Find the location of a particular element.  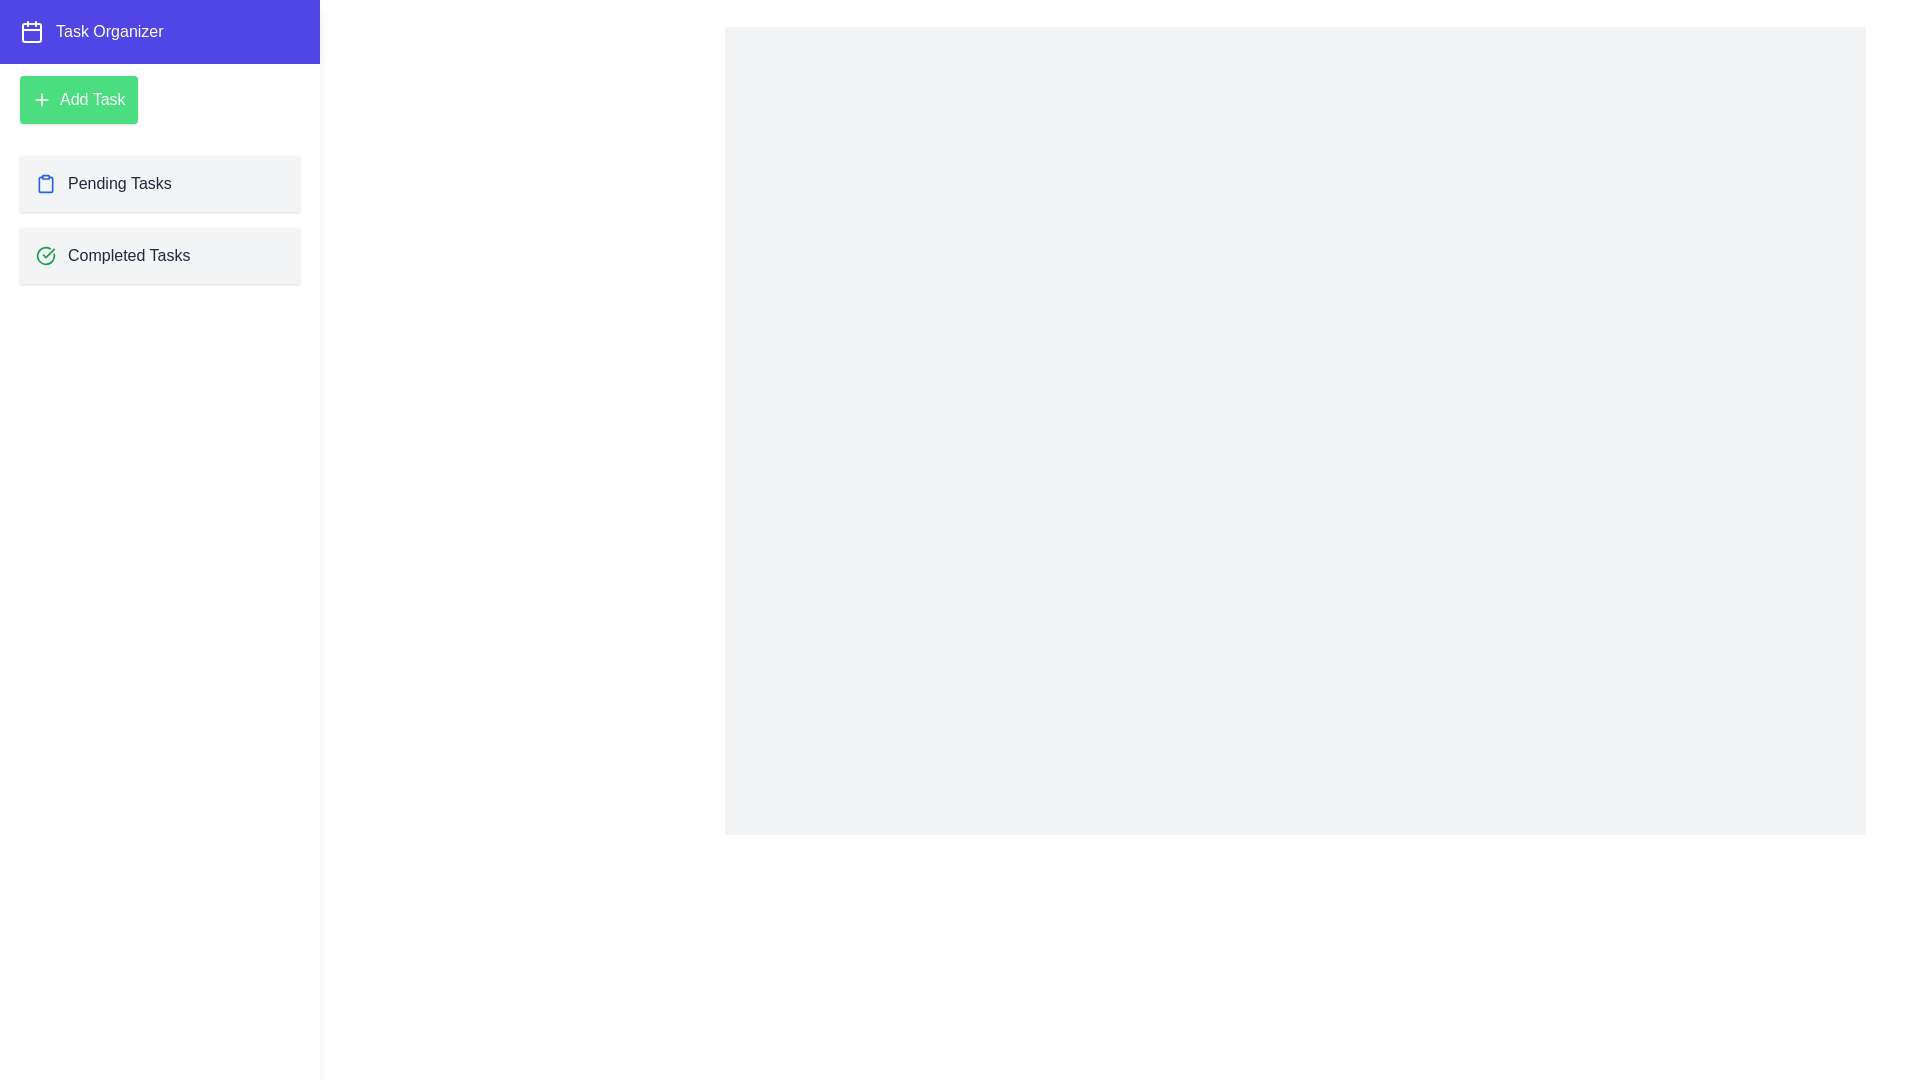

toggle button to toggle the drawer visibility is located at coordinates (43, 43).